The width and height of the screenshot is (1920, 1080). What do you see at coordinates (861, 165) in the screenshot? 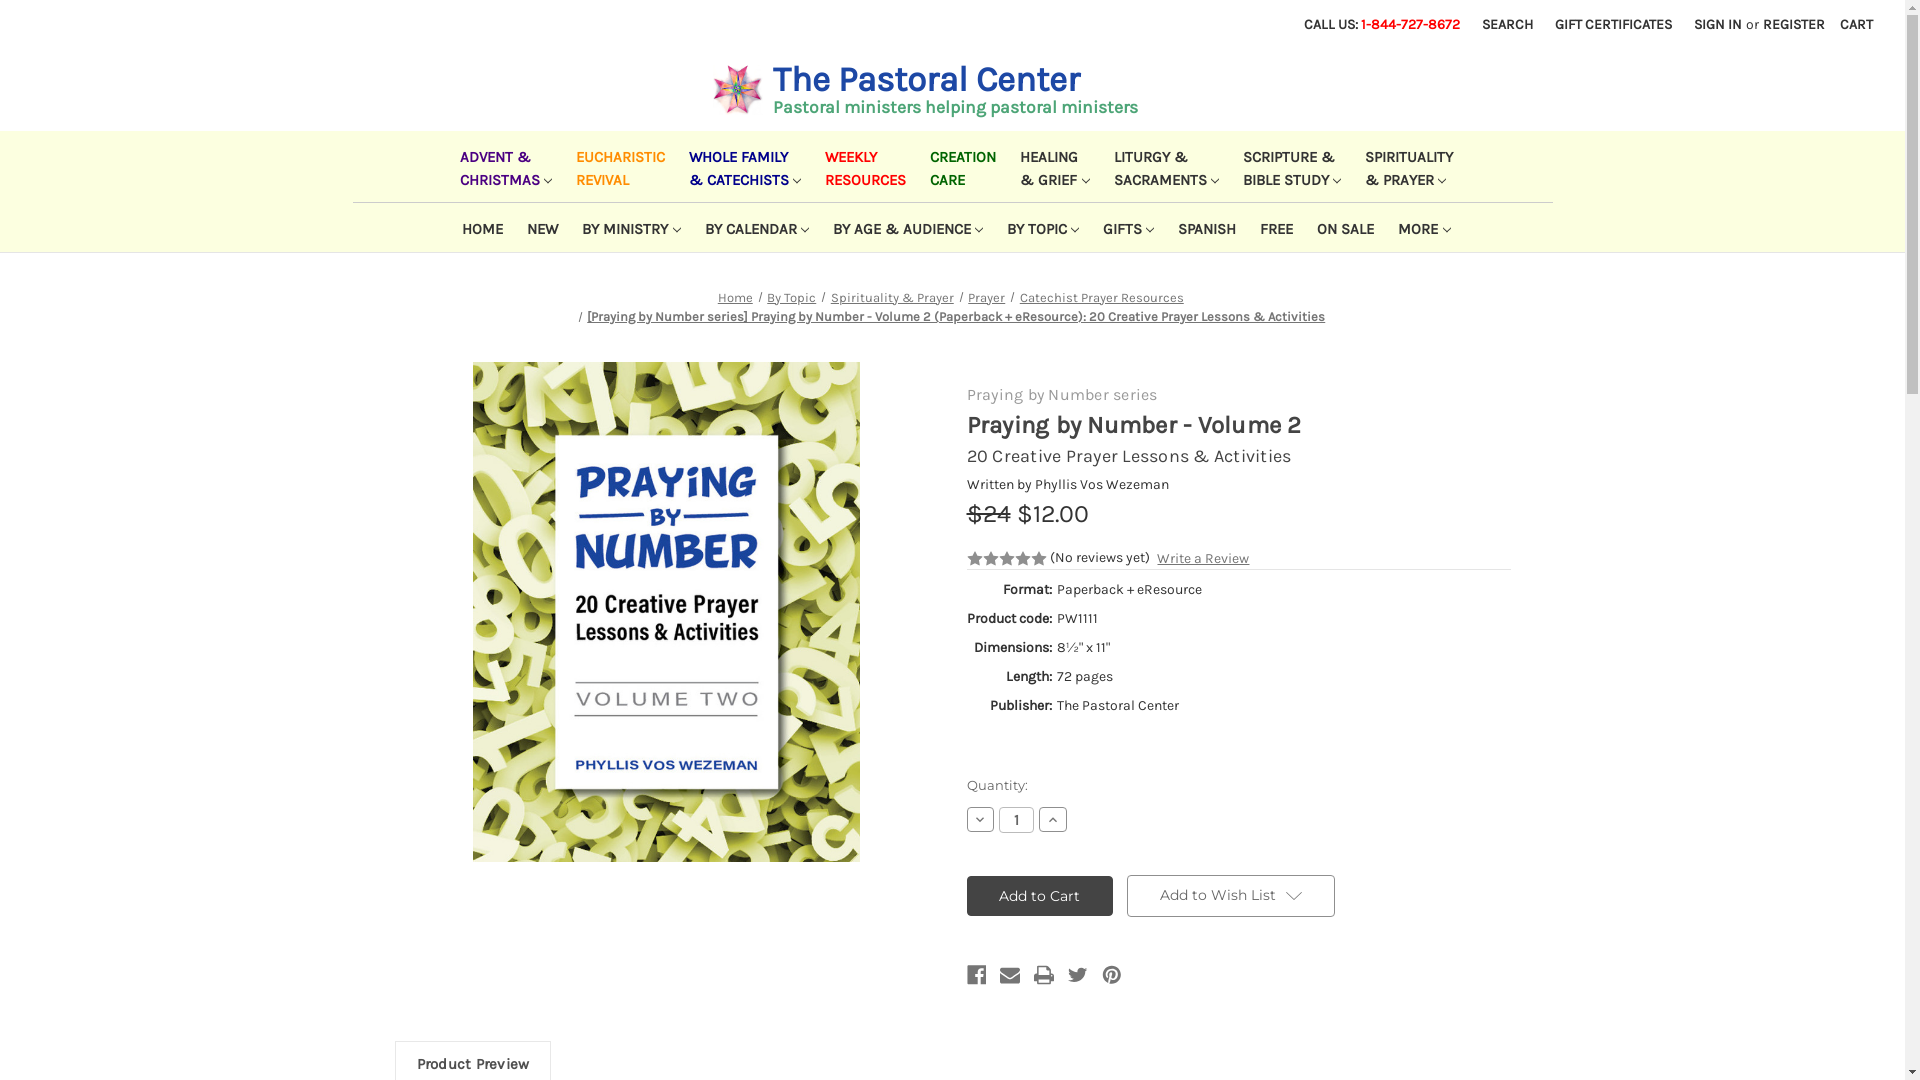
I see `'WEEKLY` at bounding box center [861, 165].